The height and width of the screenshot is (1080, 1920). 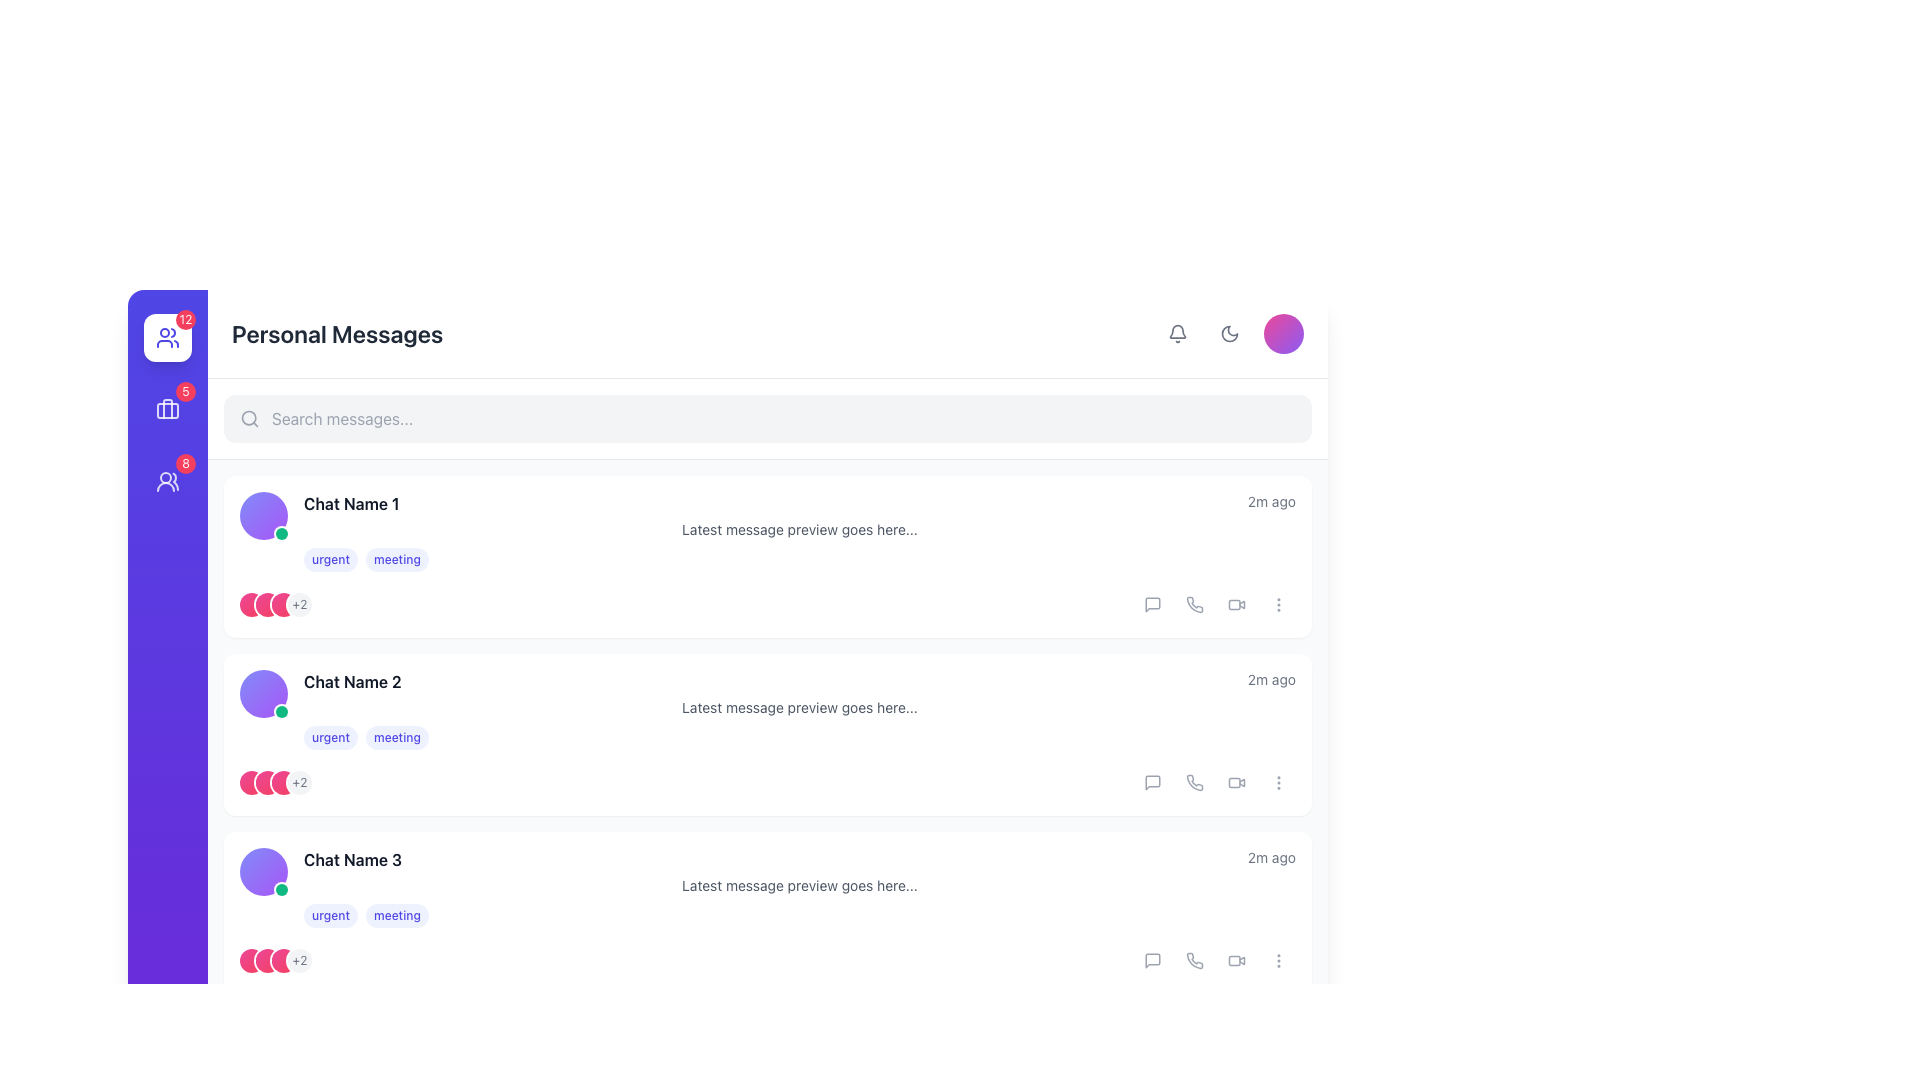 What do you see at coordinates (1233, 604) in the screenshot?
I see `the video icon button located in the interaction section next to each chat entry` at bounding box center [1233, 604].